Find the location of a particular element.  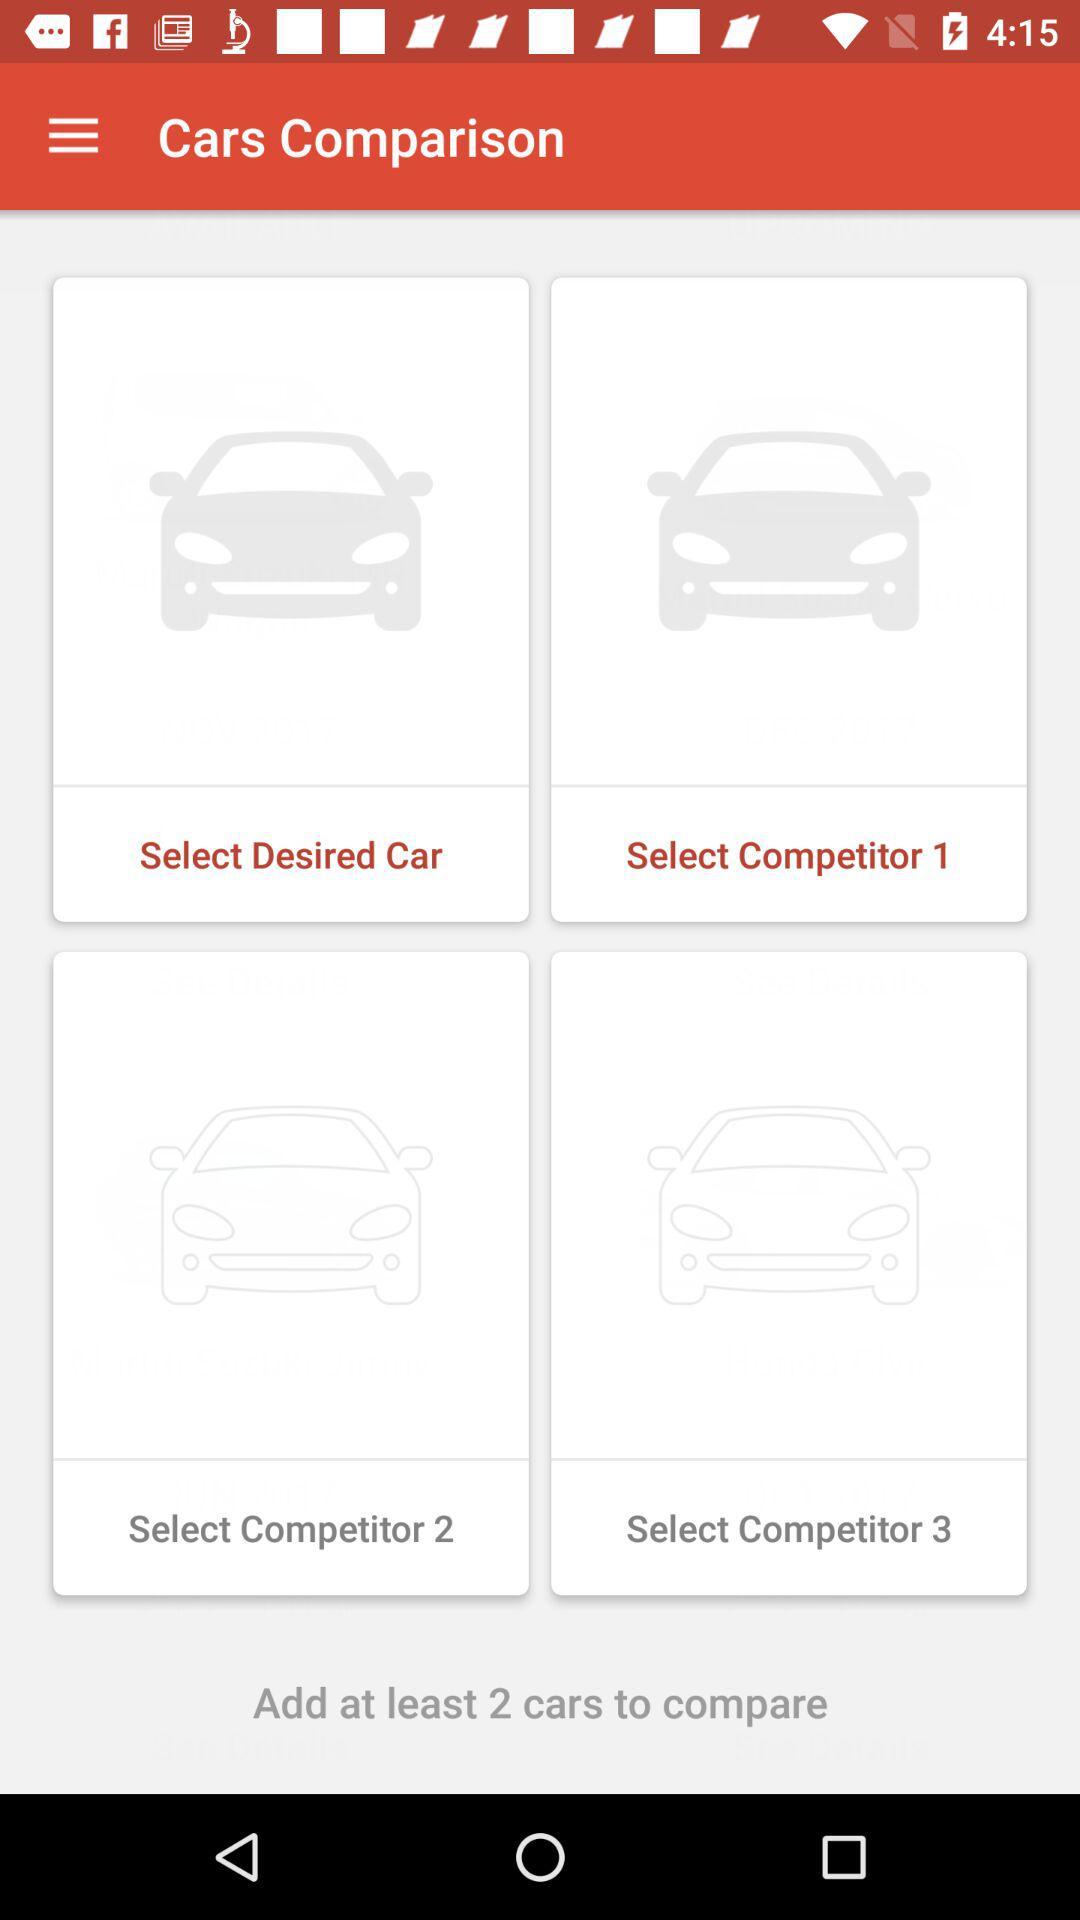

the item to the left of cars comparison is located at coordinates (72, 135).